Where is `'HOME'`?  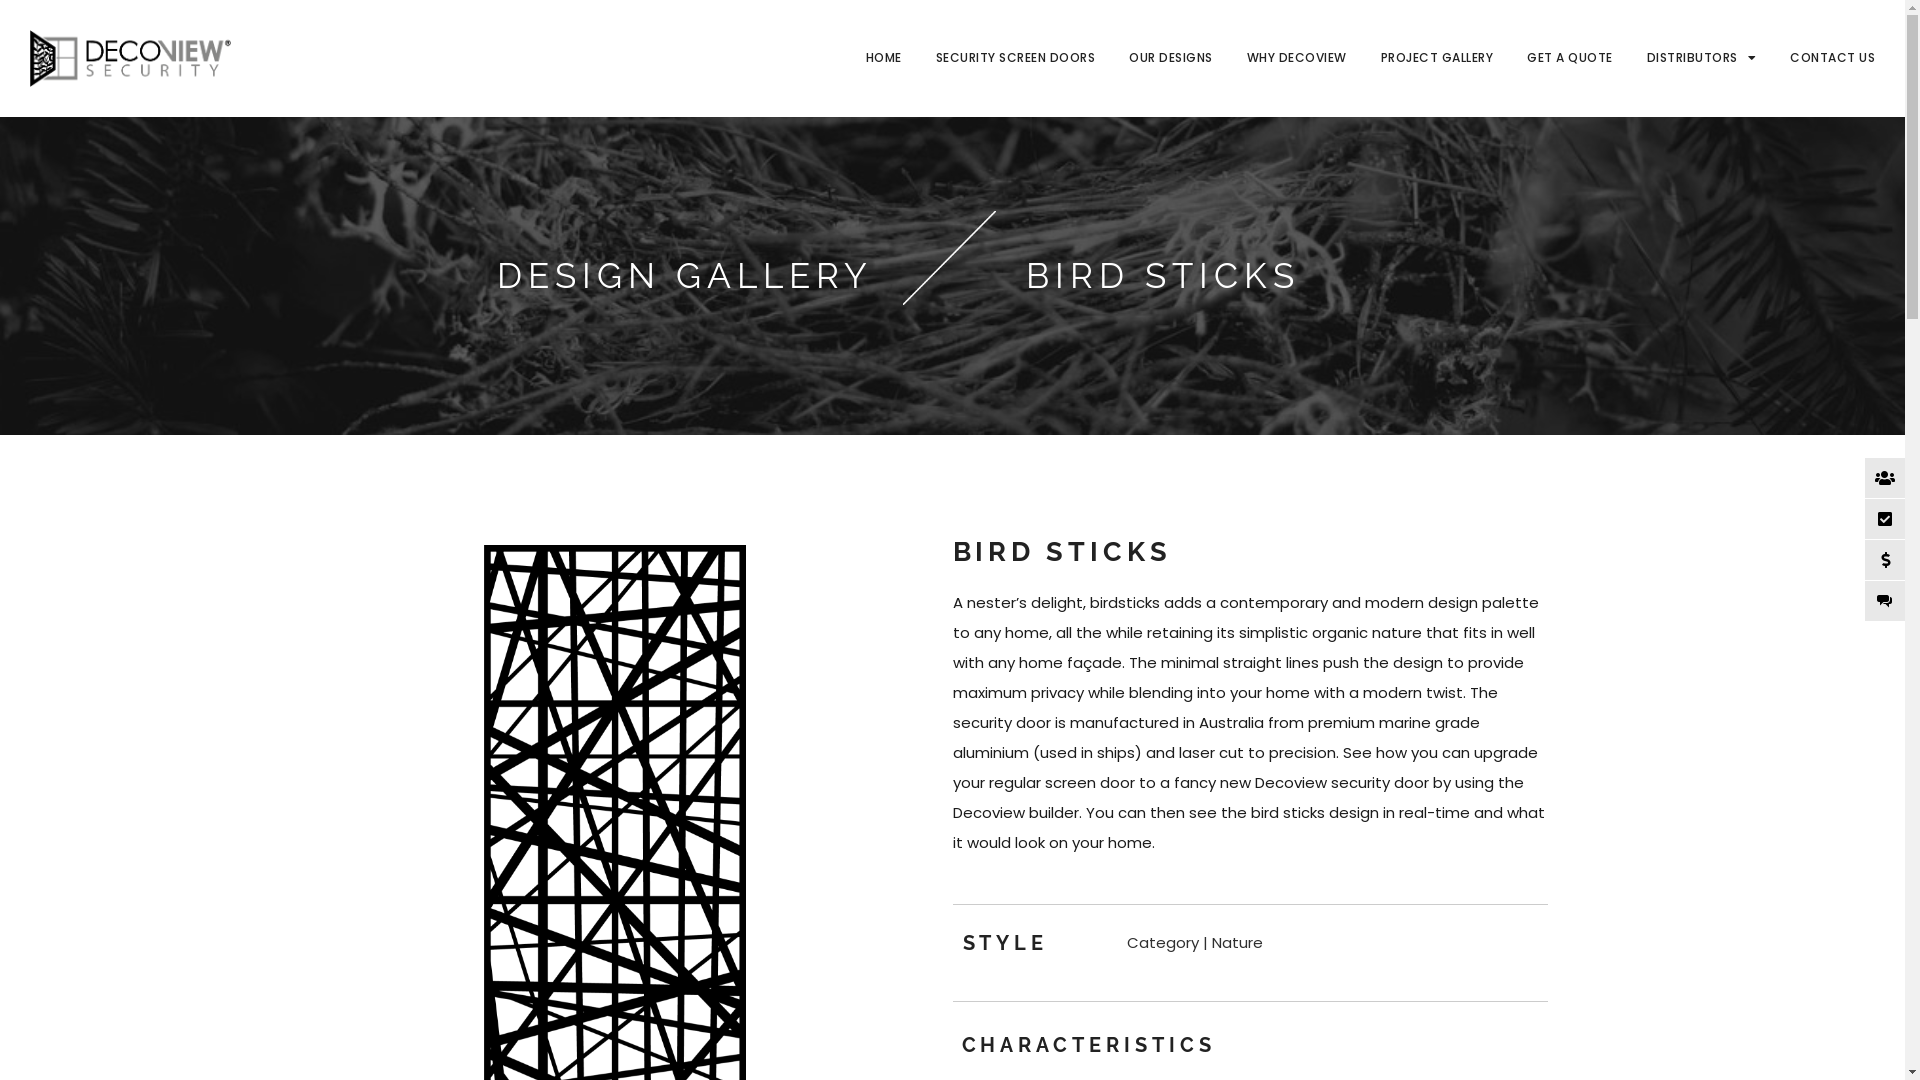
'HOME' is located at coordinates (882, 56).